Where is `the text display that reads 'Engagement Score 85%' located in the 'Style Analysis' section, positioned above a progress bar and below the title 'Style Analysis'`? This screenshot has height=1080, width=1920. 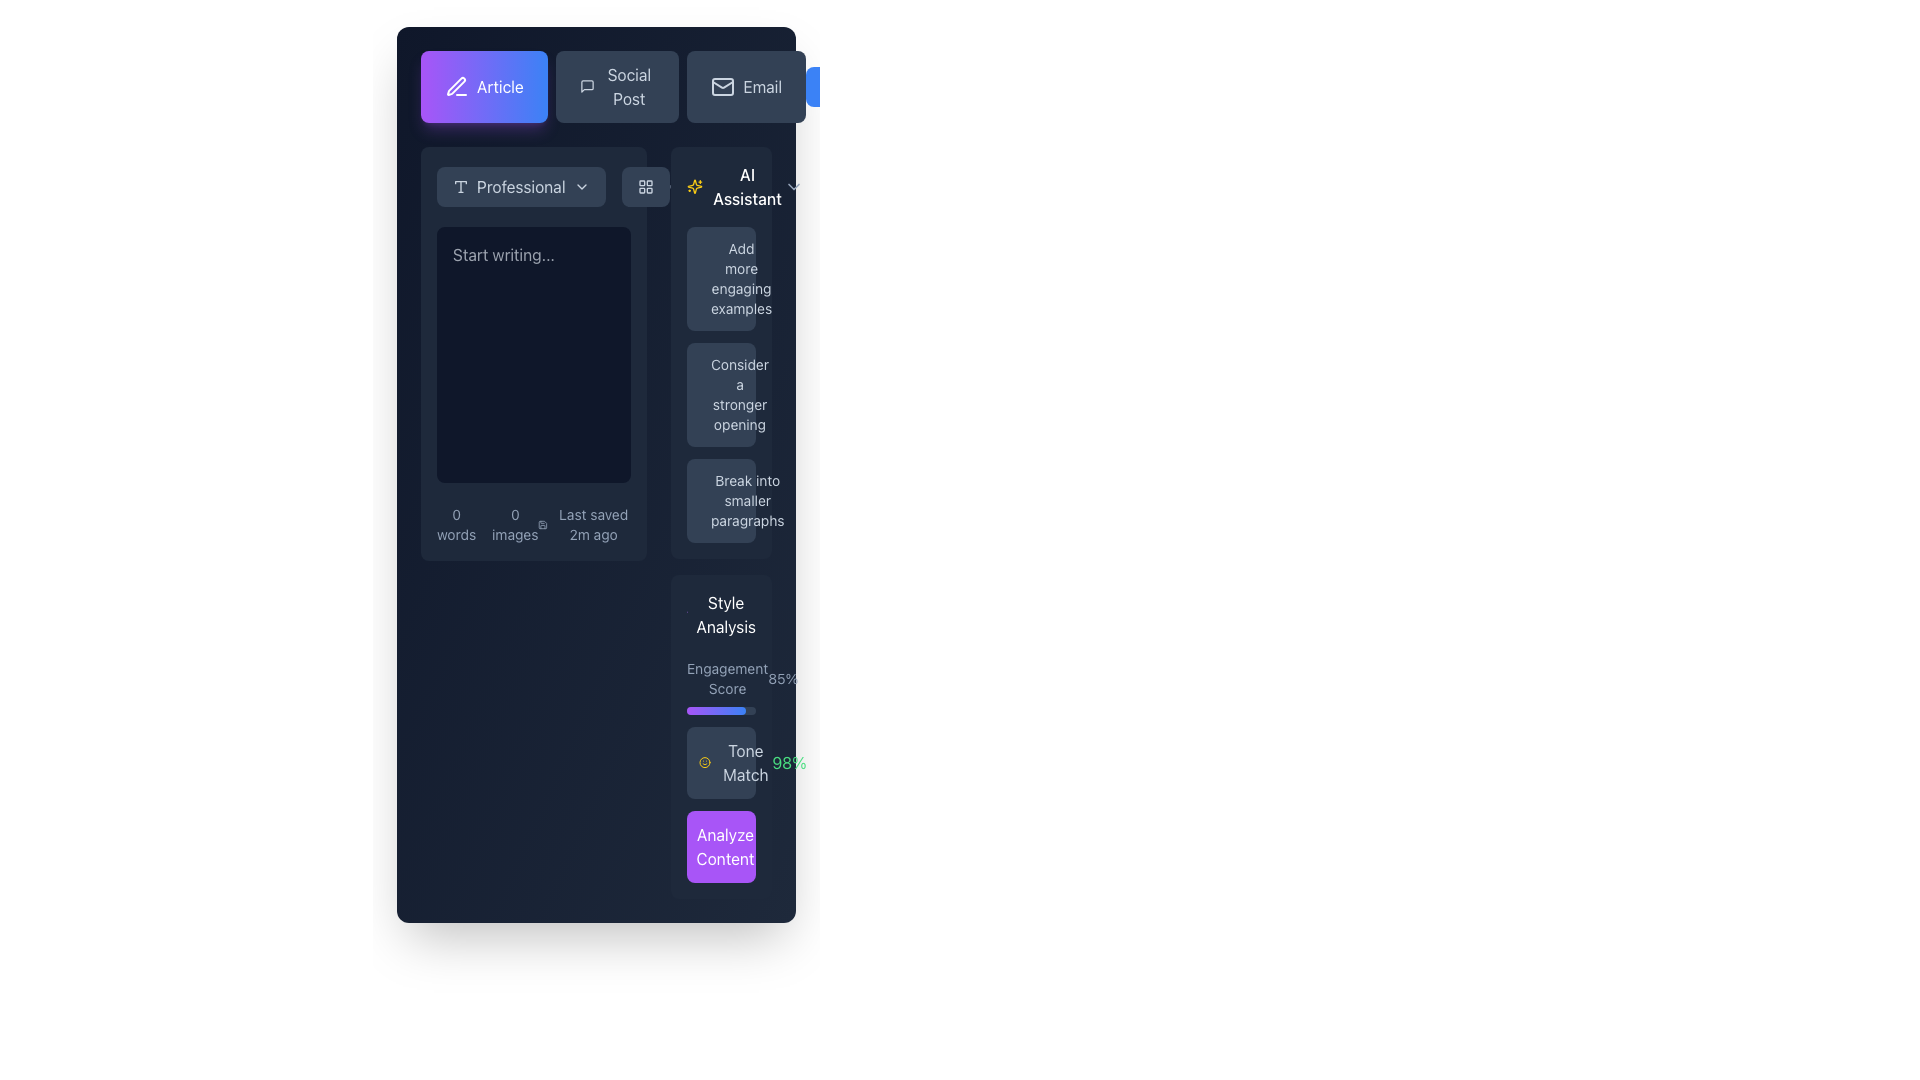
the text display that reads 'Engagement Score 85%' located in the 'Style Analysis' section, positioned above a progress bar and below the title 'Style Analysis' is located at coordinates (720, 677).